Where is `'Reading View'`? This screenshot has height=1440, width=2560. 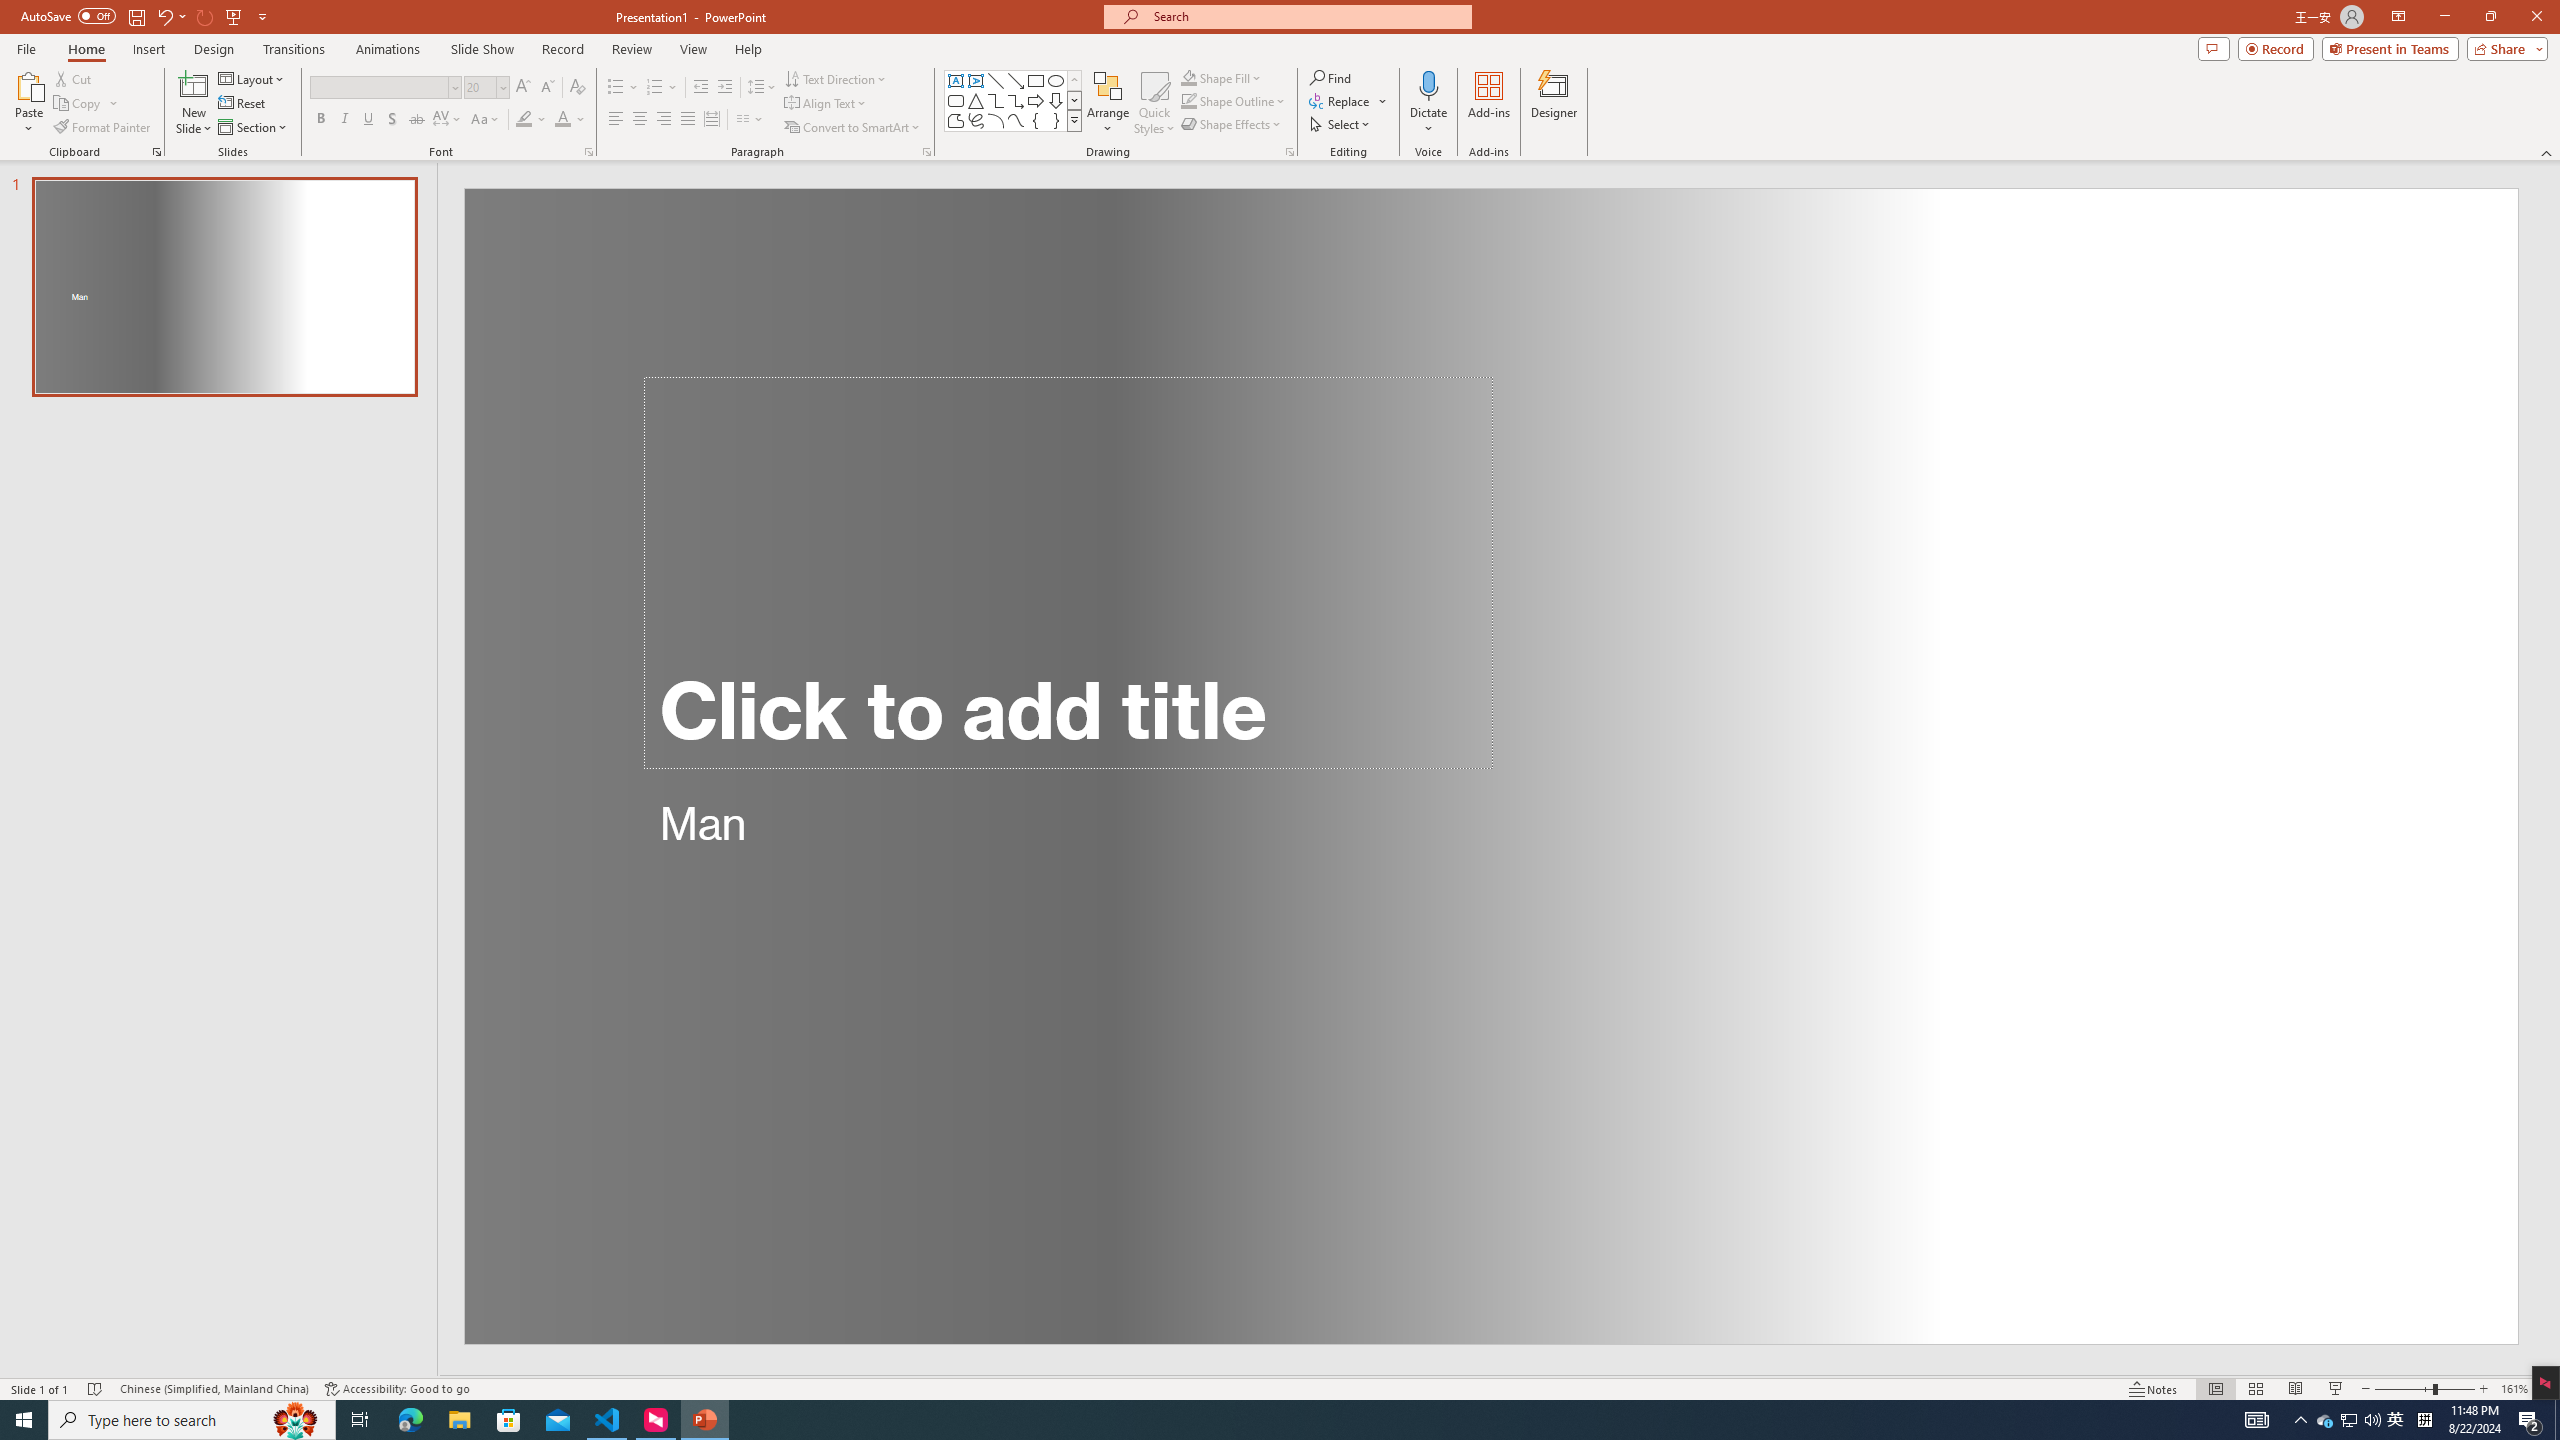
'Reading View' is located at coordinates (2295, 1389).